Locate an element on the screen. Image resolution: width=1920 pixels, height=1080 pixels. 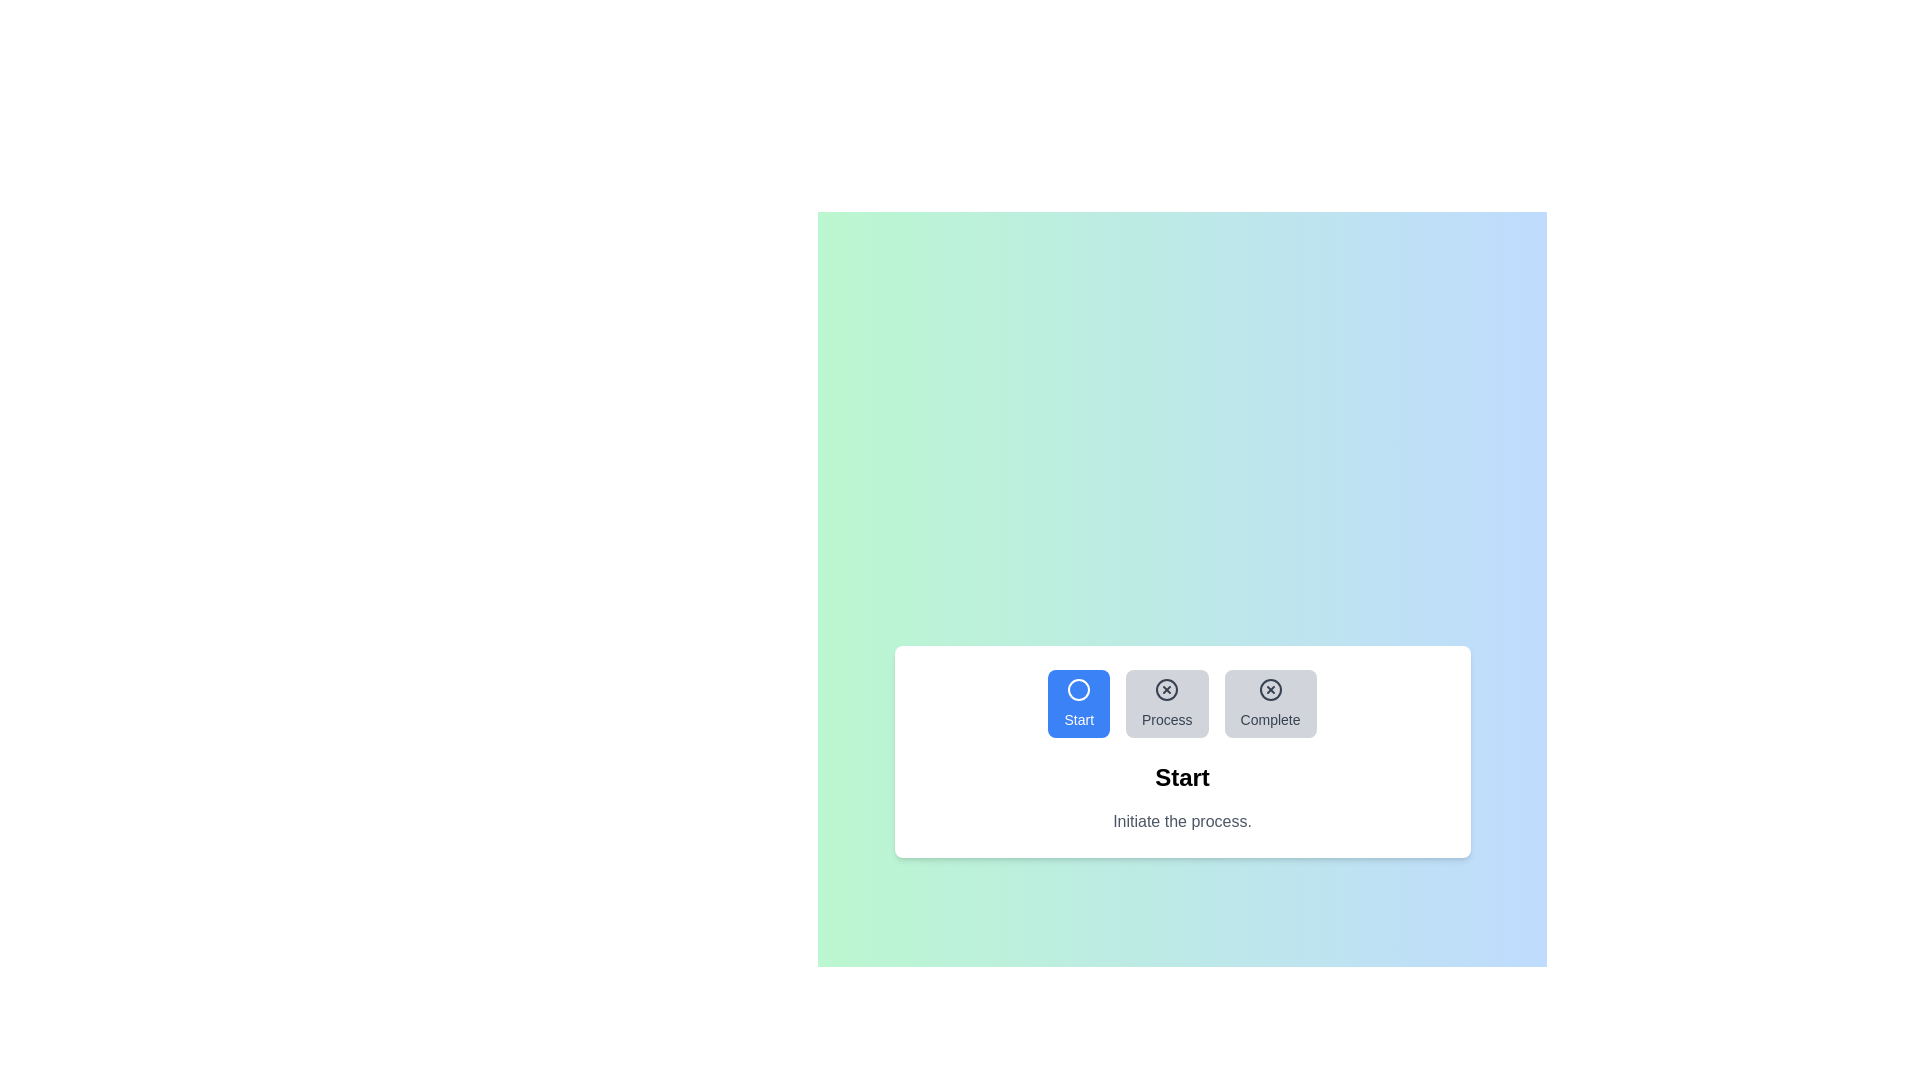
the 'Complete' button located on the rightmost side among three horizontally aligned buttons is located at coordinates (1269, 703).